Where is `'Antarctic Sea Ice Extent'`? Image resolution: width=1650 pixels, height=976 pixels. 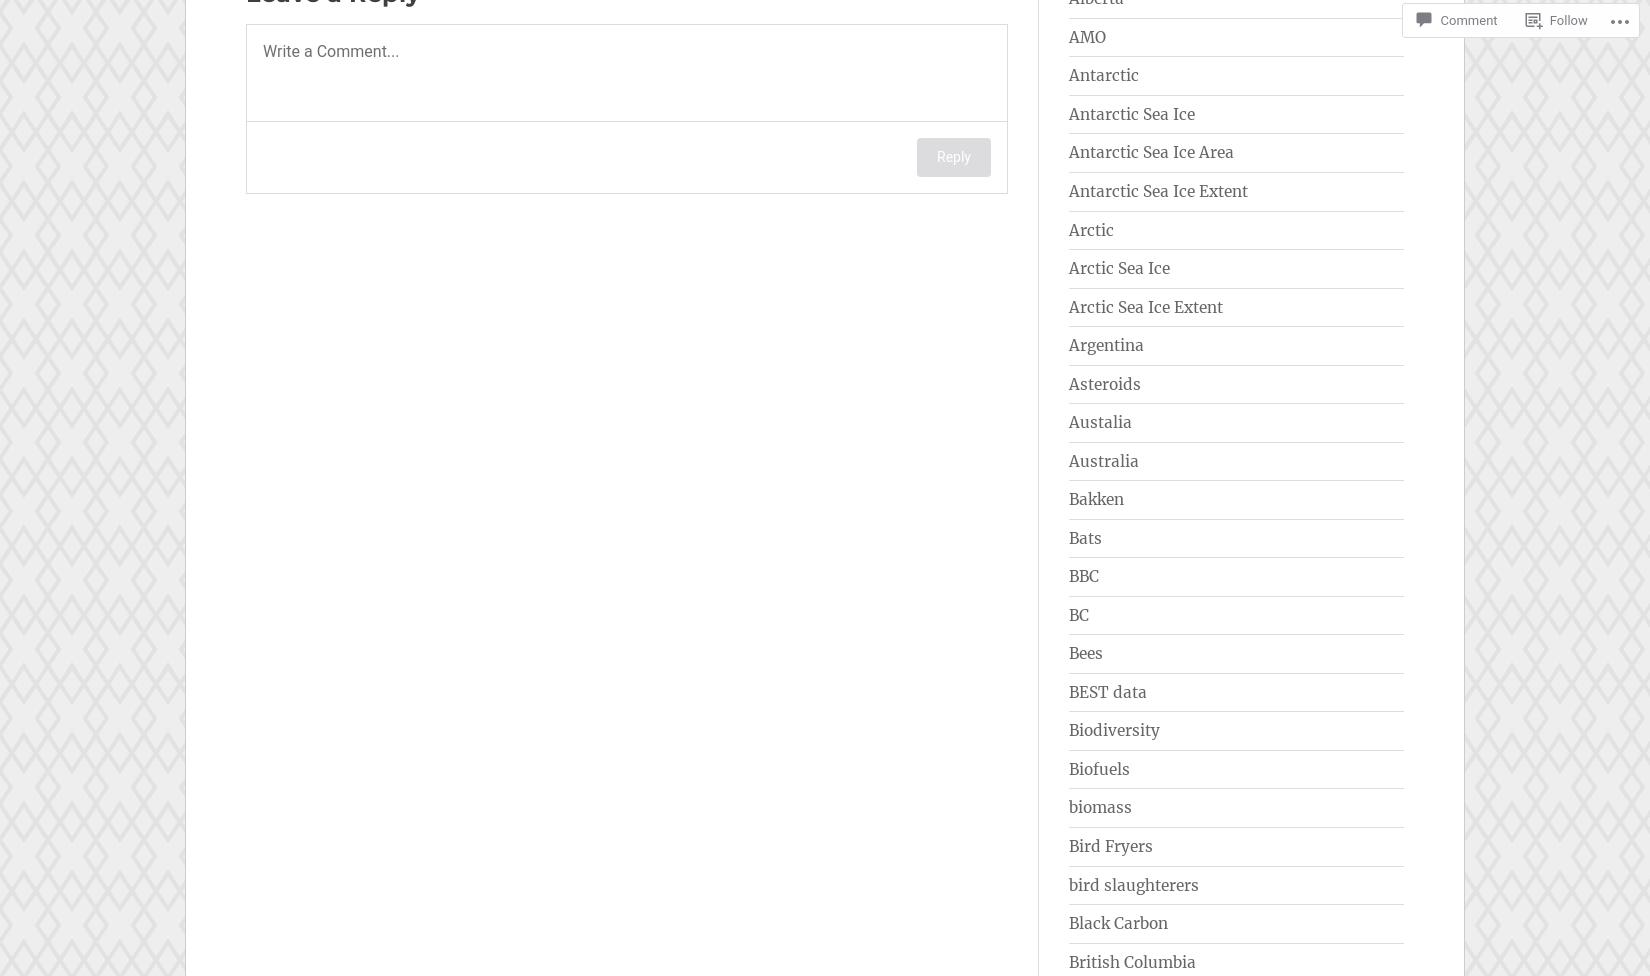 'Antarctic Sea Ice Extent' is located at coordinates (1158, 189).